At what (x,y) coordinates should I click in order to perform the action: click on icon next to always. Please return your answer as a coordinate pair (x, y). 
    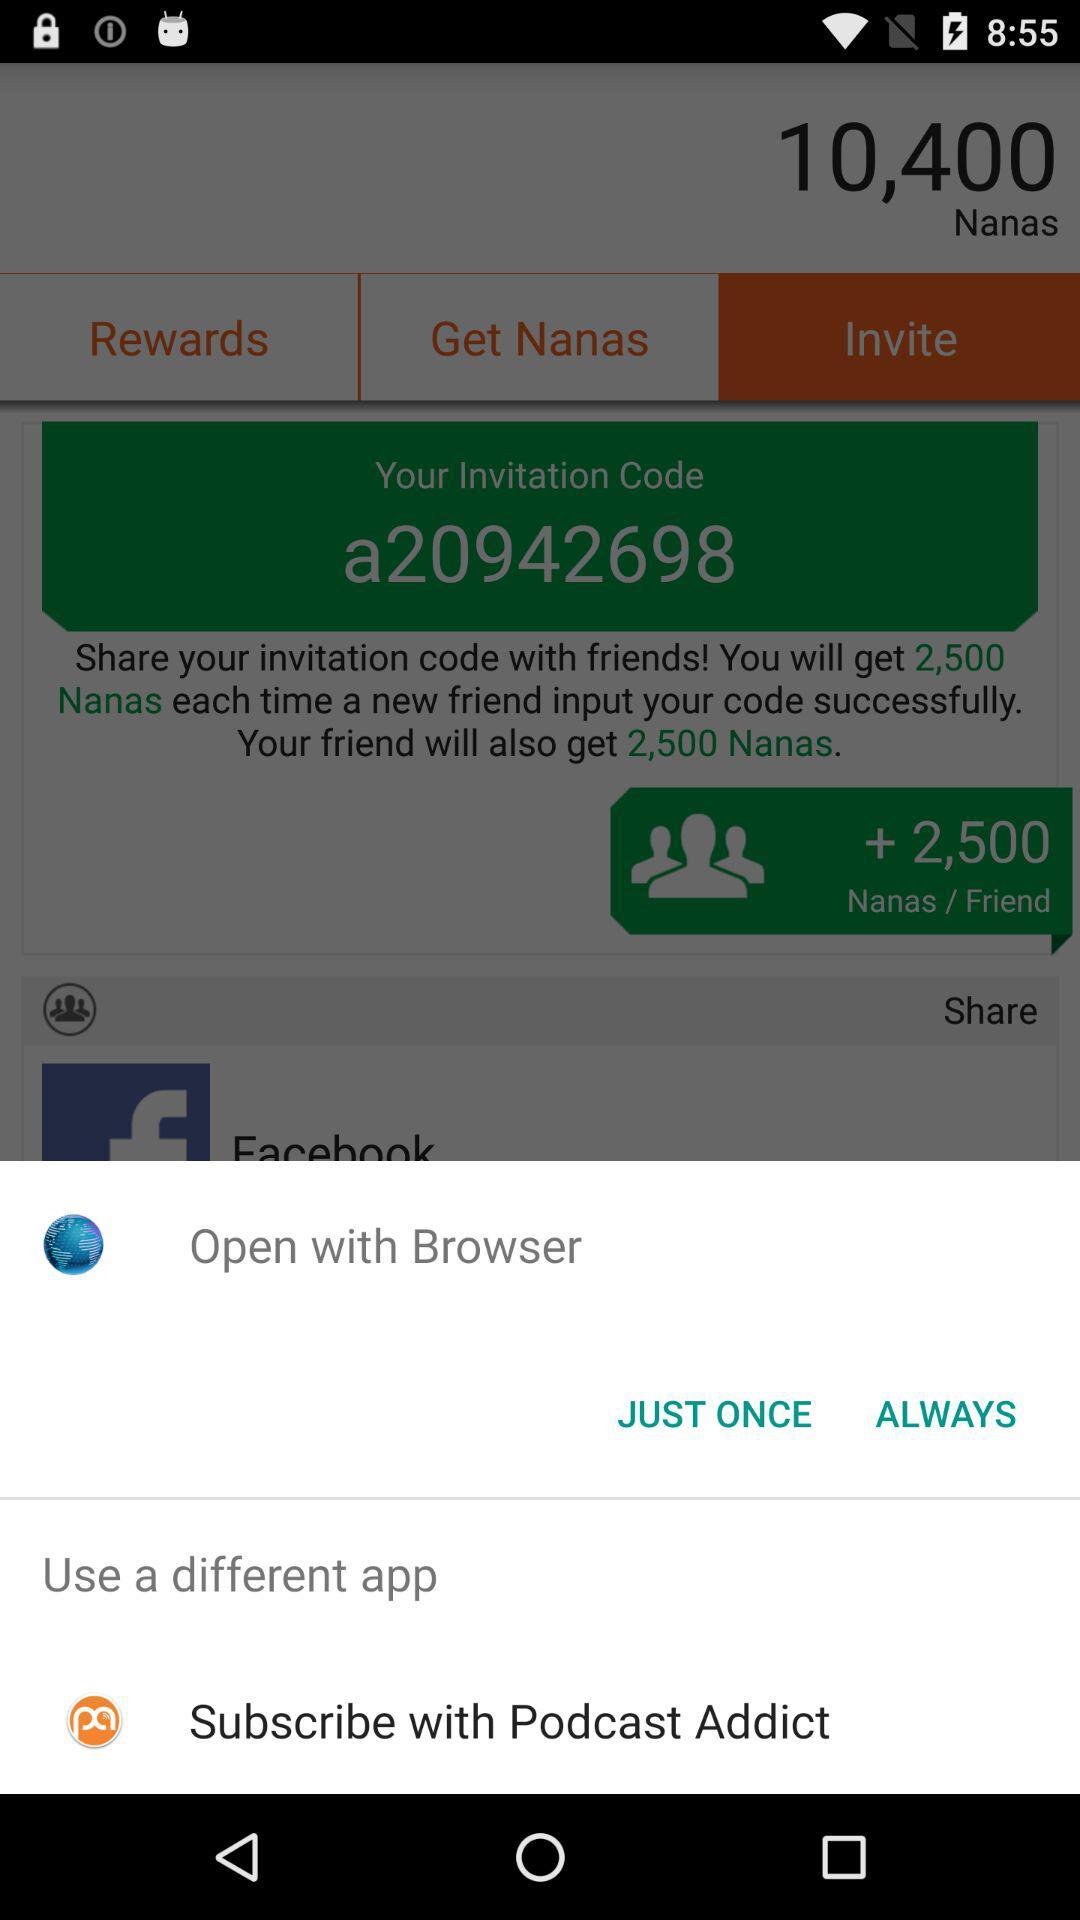
    Looking at the image, I should click on (713, 1411).